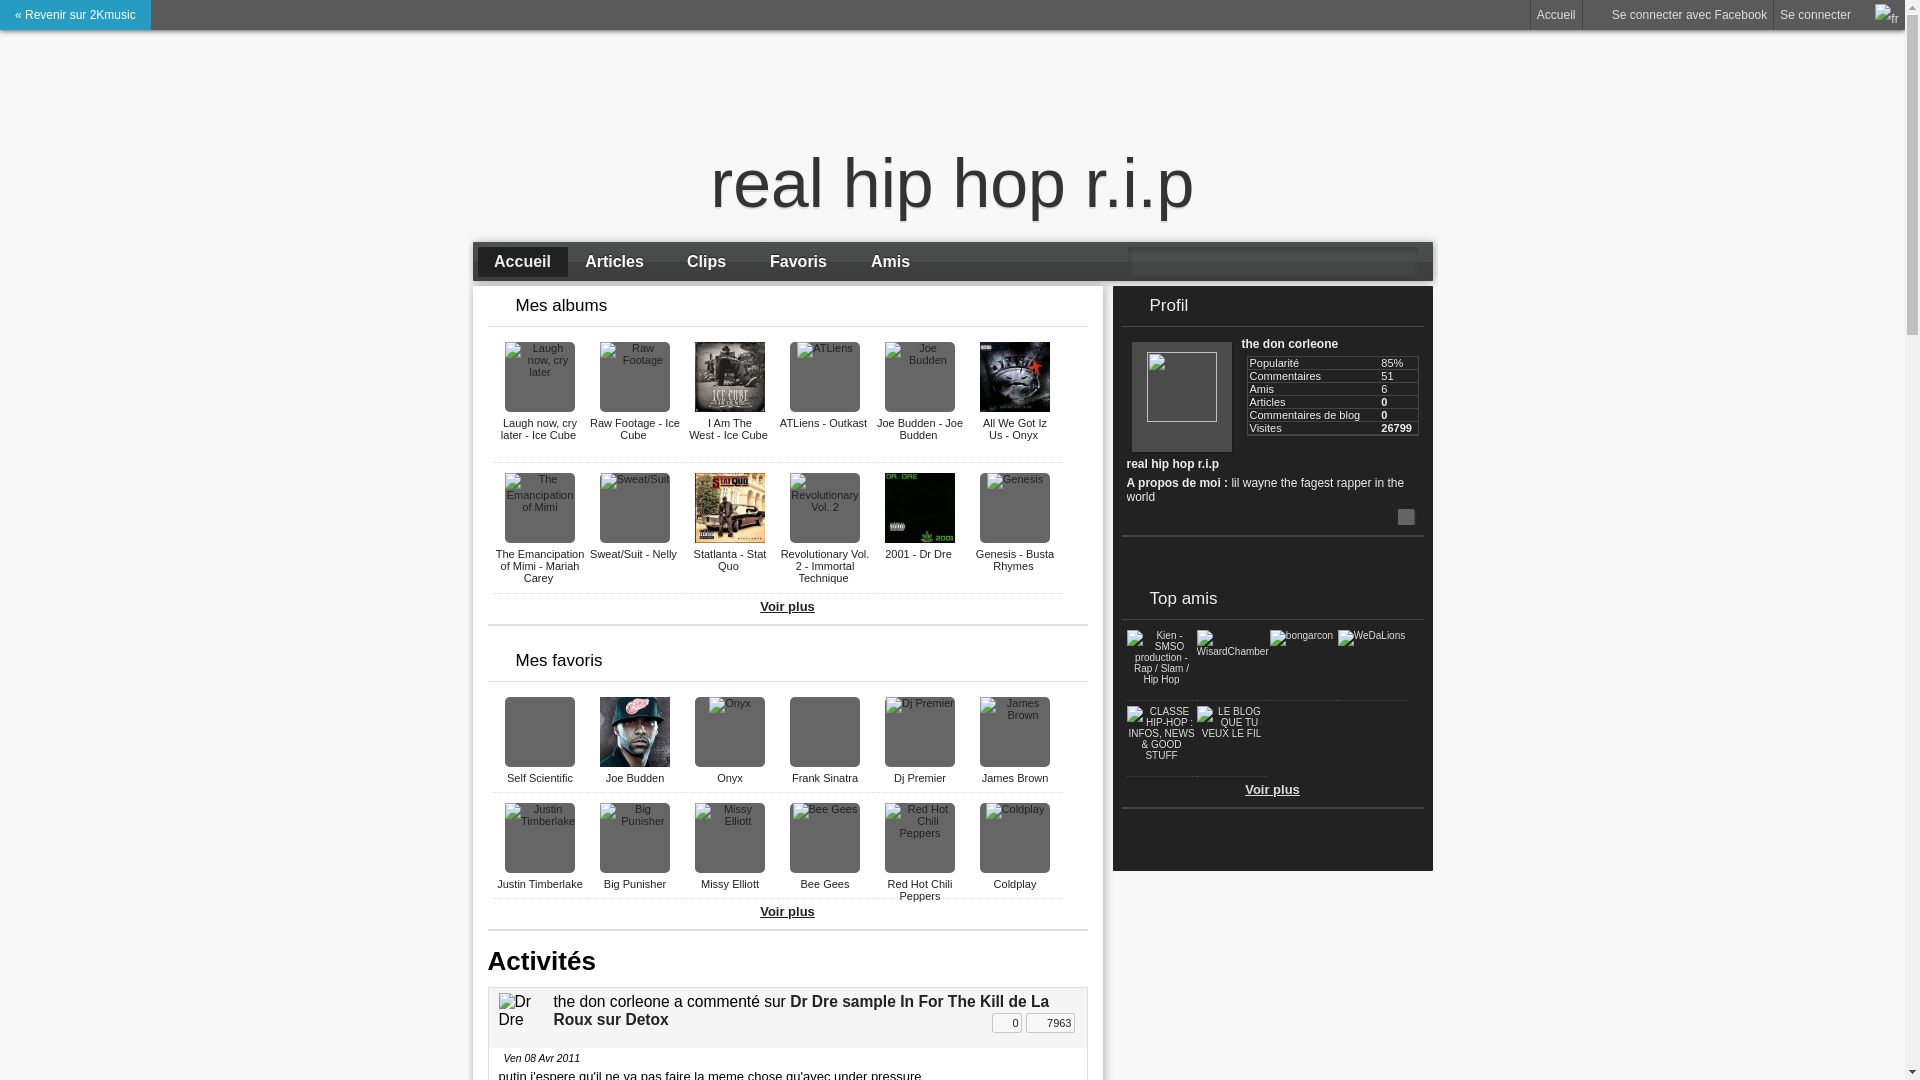  Describe the element at coordinates (993, 882) in the screenshot. I see `'Coldplay'` at that location.